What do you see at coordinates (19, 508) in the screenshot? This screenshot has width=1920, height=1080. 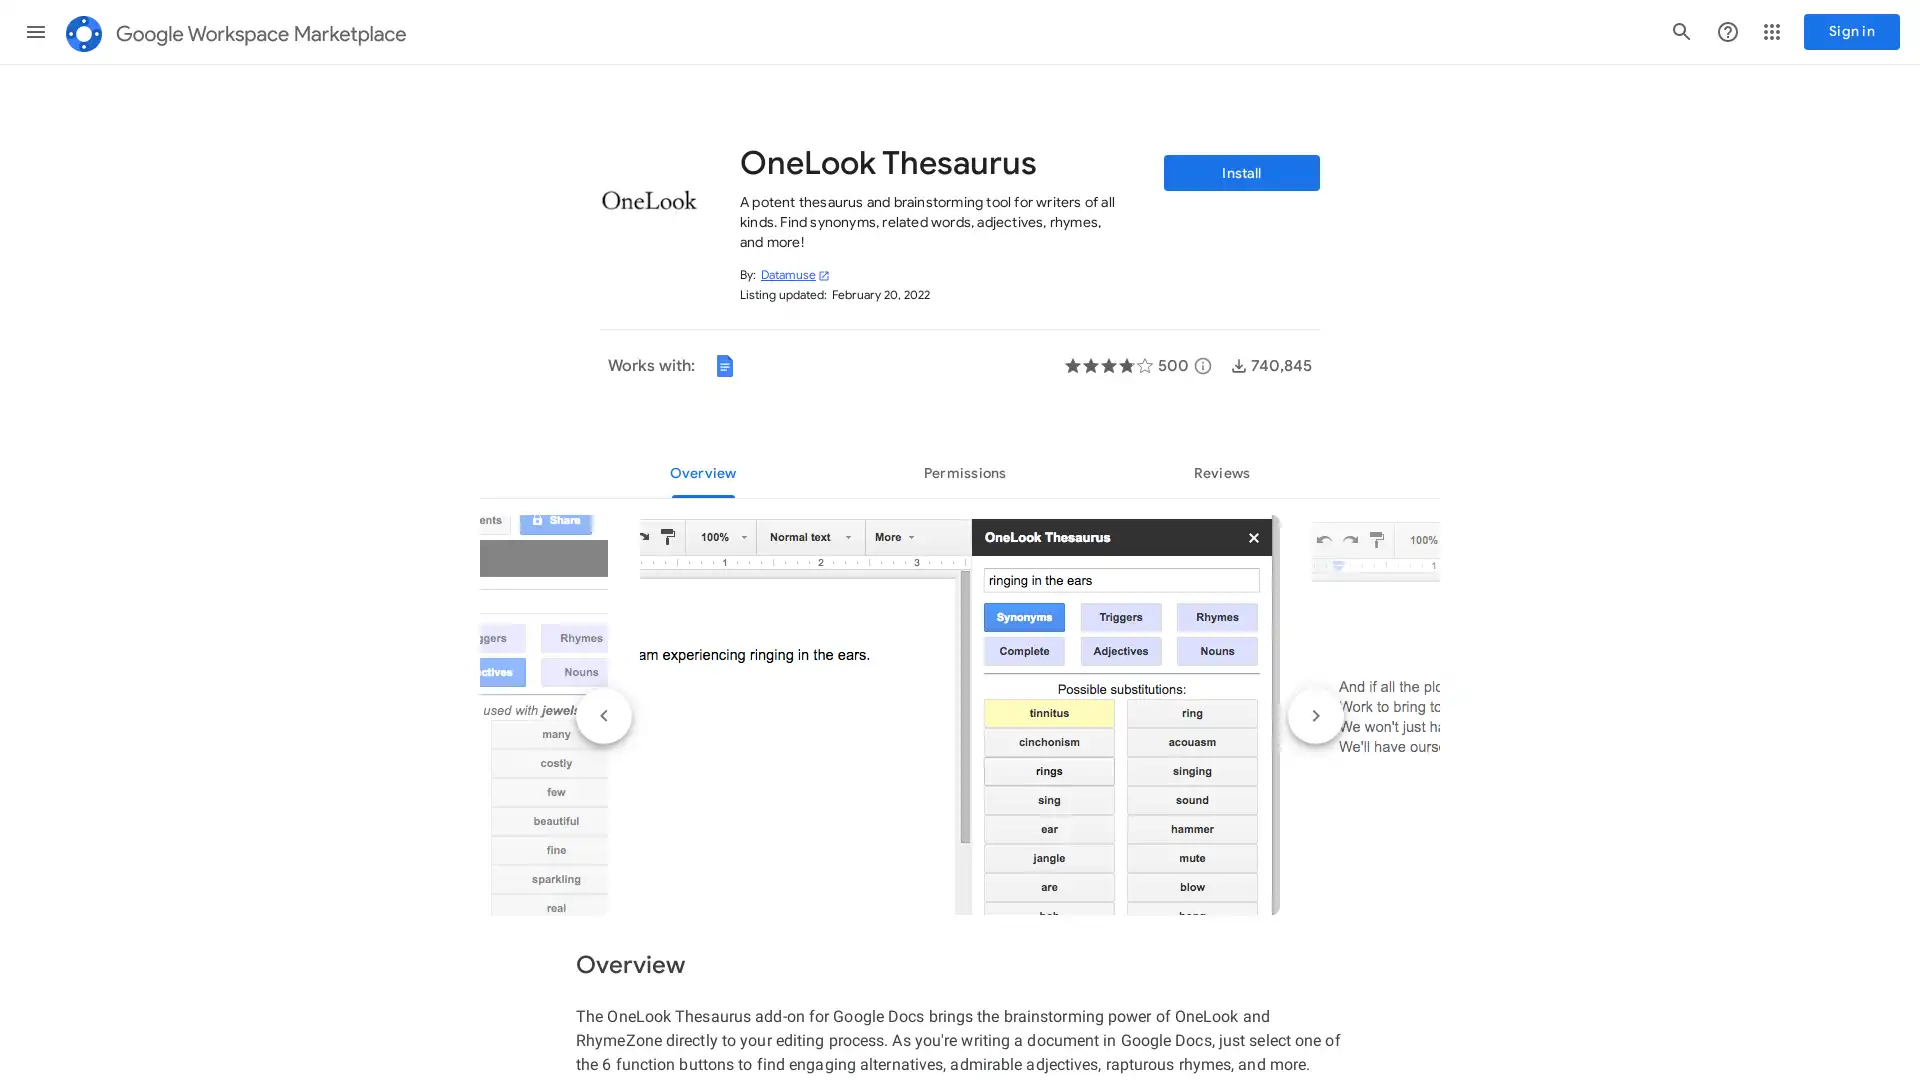 I see `Categories` at bounding box center [19, 508].